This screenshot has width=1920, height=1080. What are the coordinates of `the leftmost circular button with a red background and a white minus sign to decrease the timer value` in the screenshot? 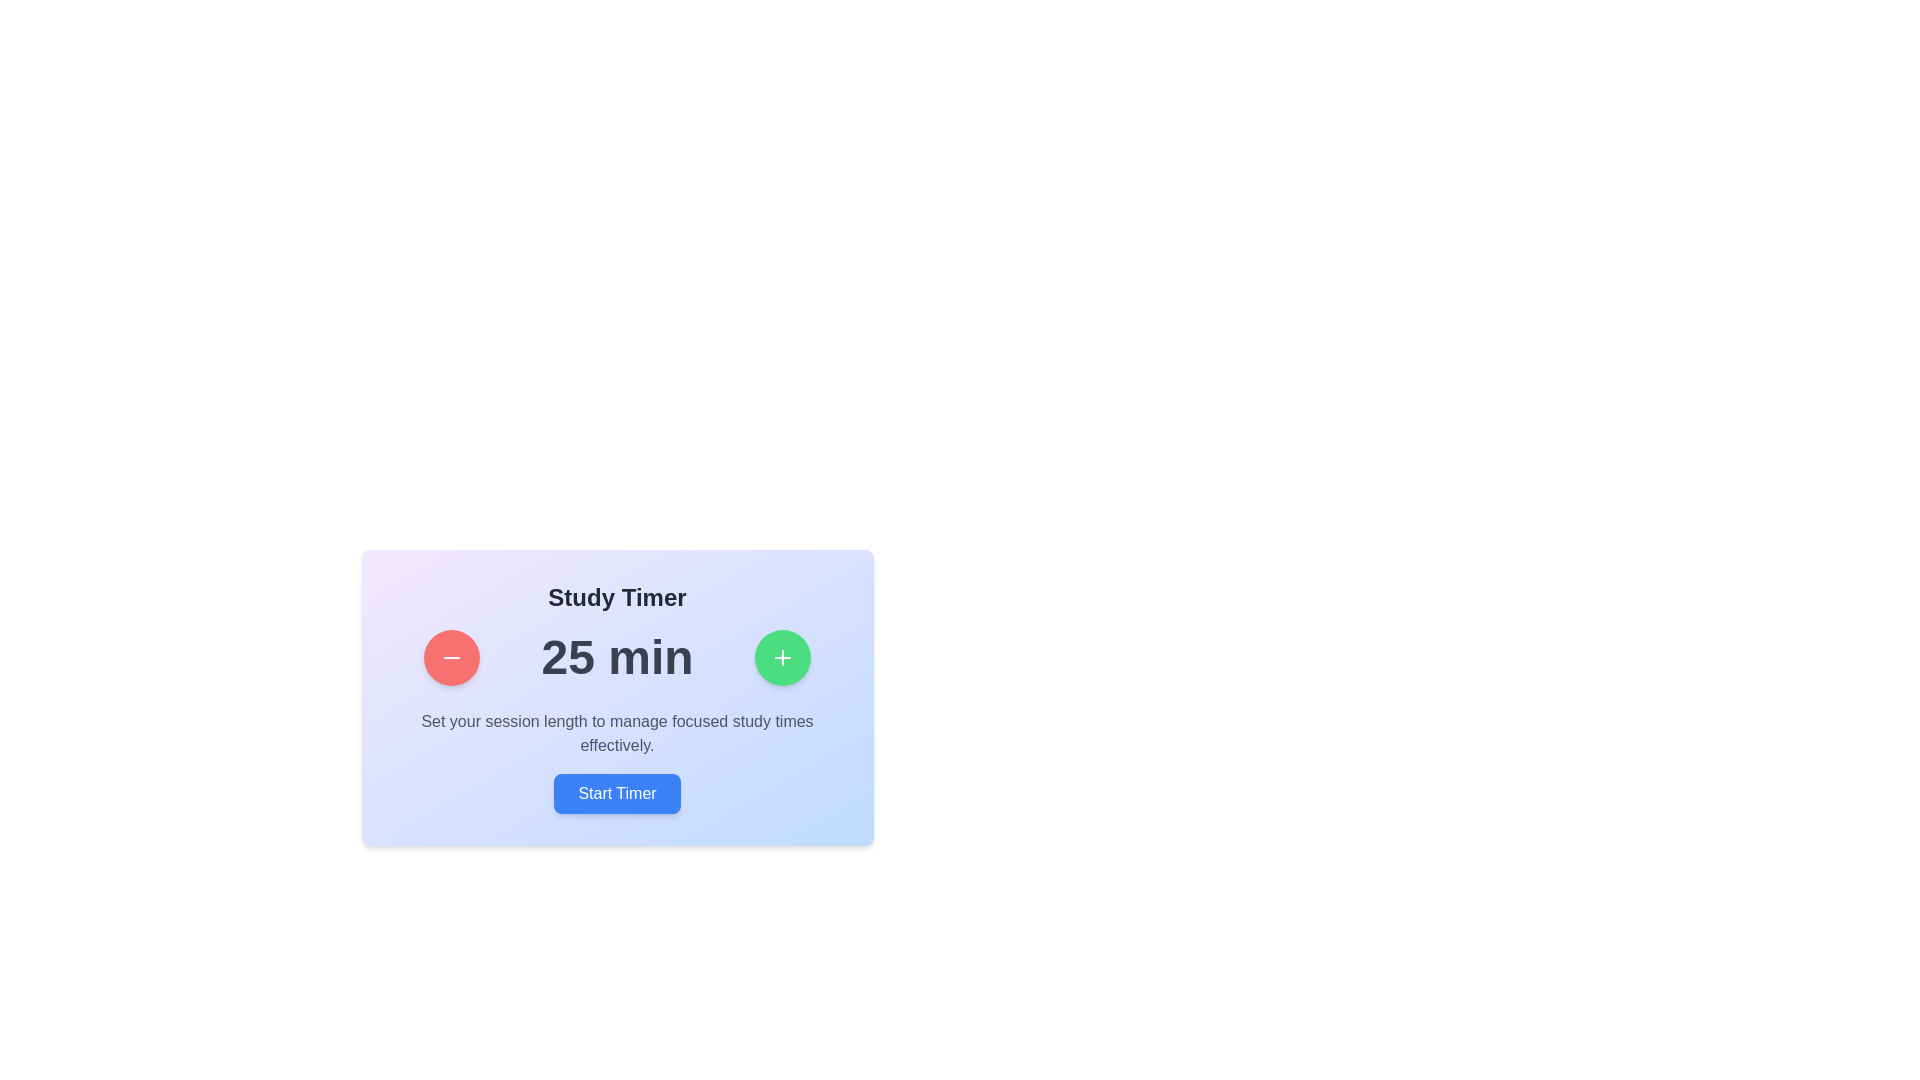 It's located at (450, 658).